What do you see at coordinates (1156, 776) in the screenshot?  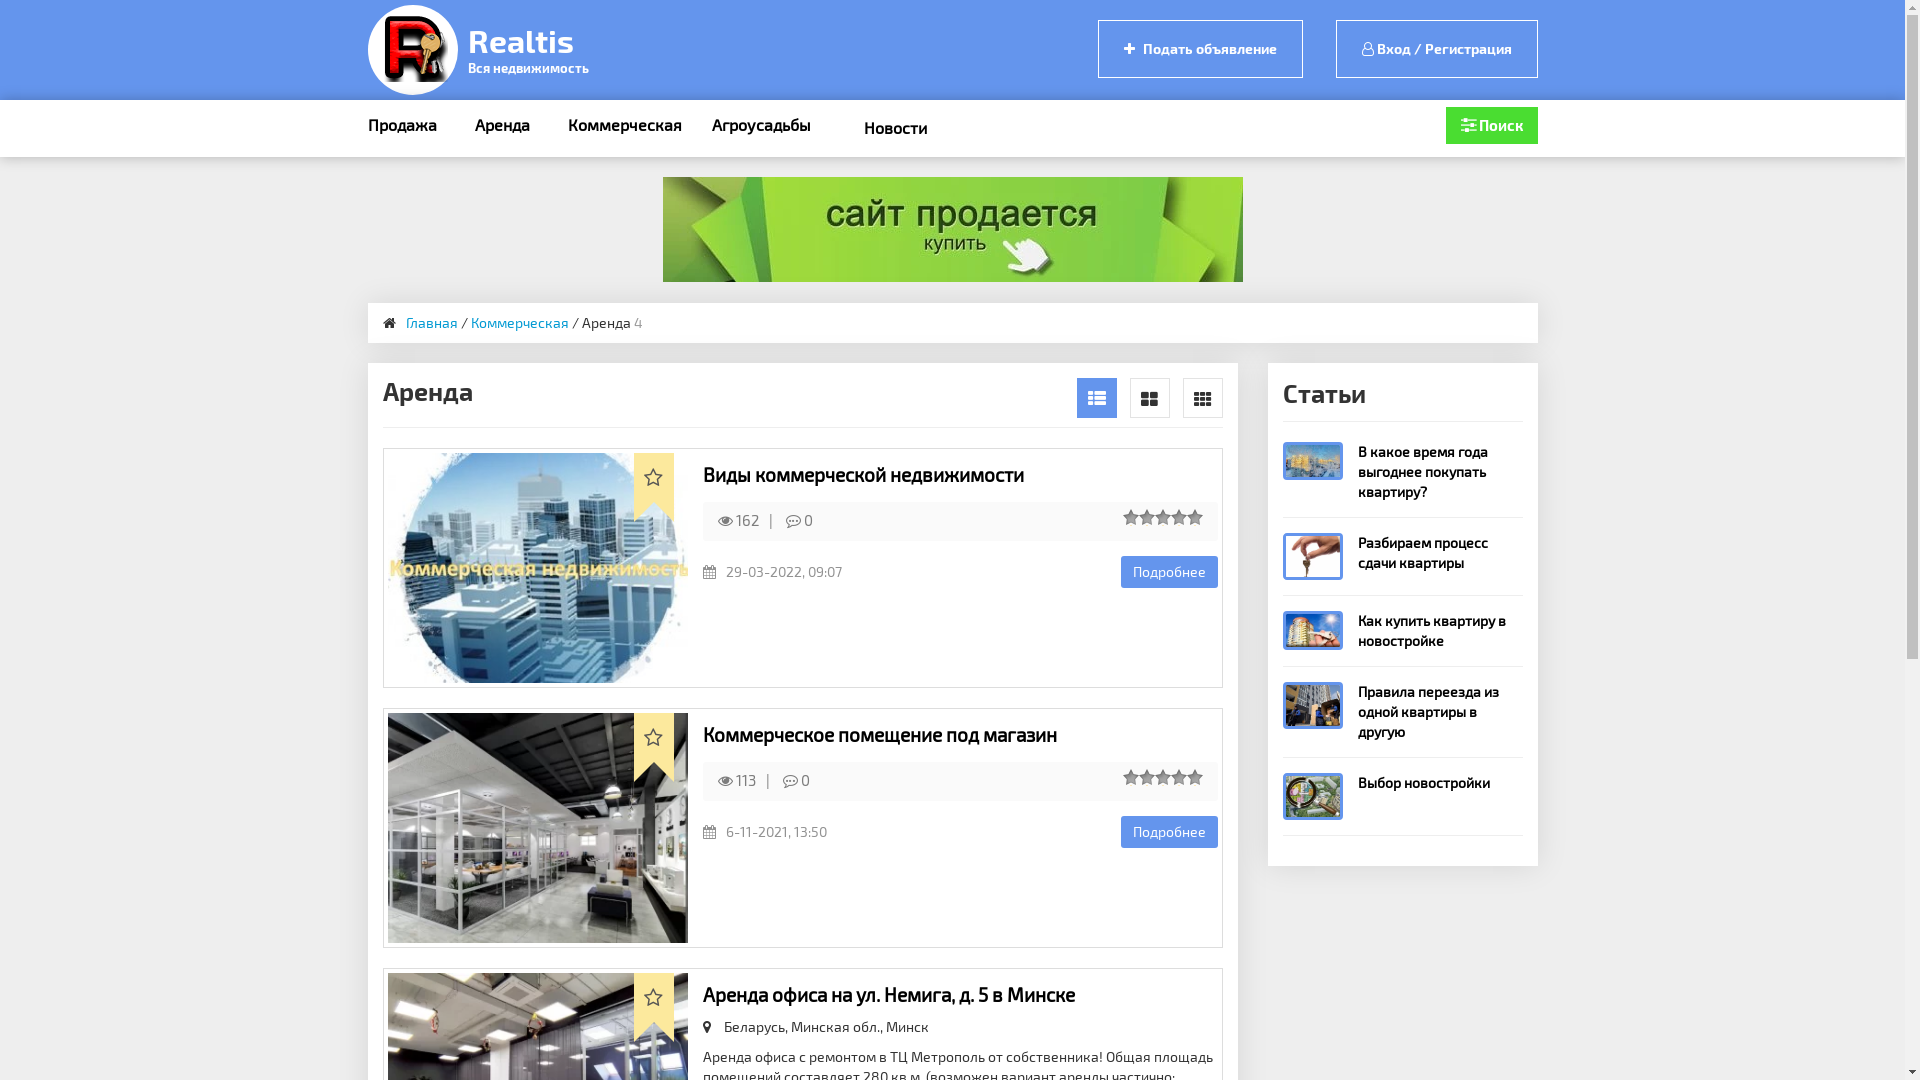 I see `'3'` at bounding box center [1156, 776].